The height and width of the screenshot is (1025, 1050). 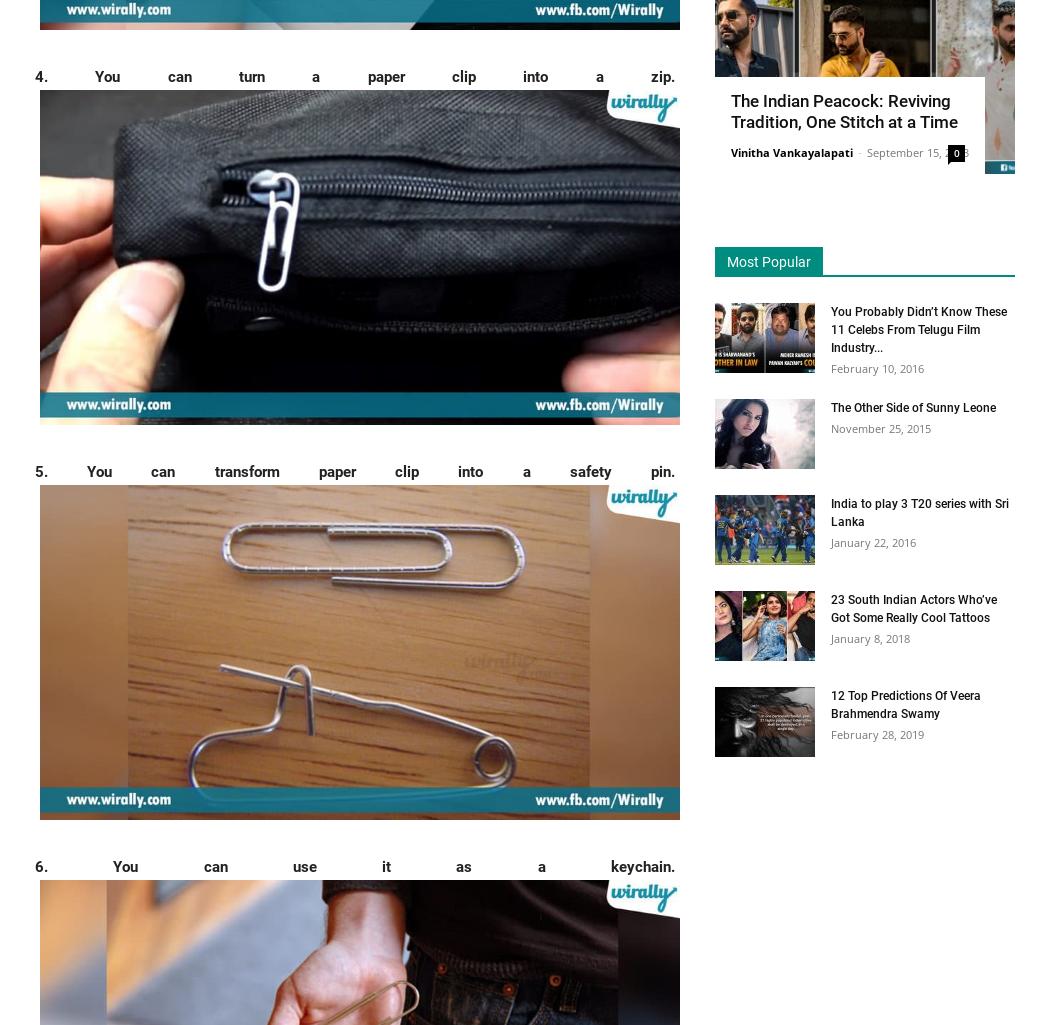 I want to click on 'The Indian Peacock: Reviving Tradition, One Stitch at a Time', so click(x=844, y=110).